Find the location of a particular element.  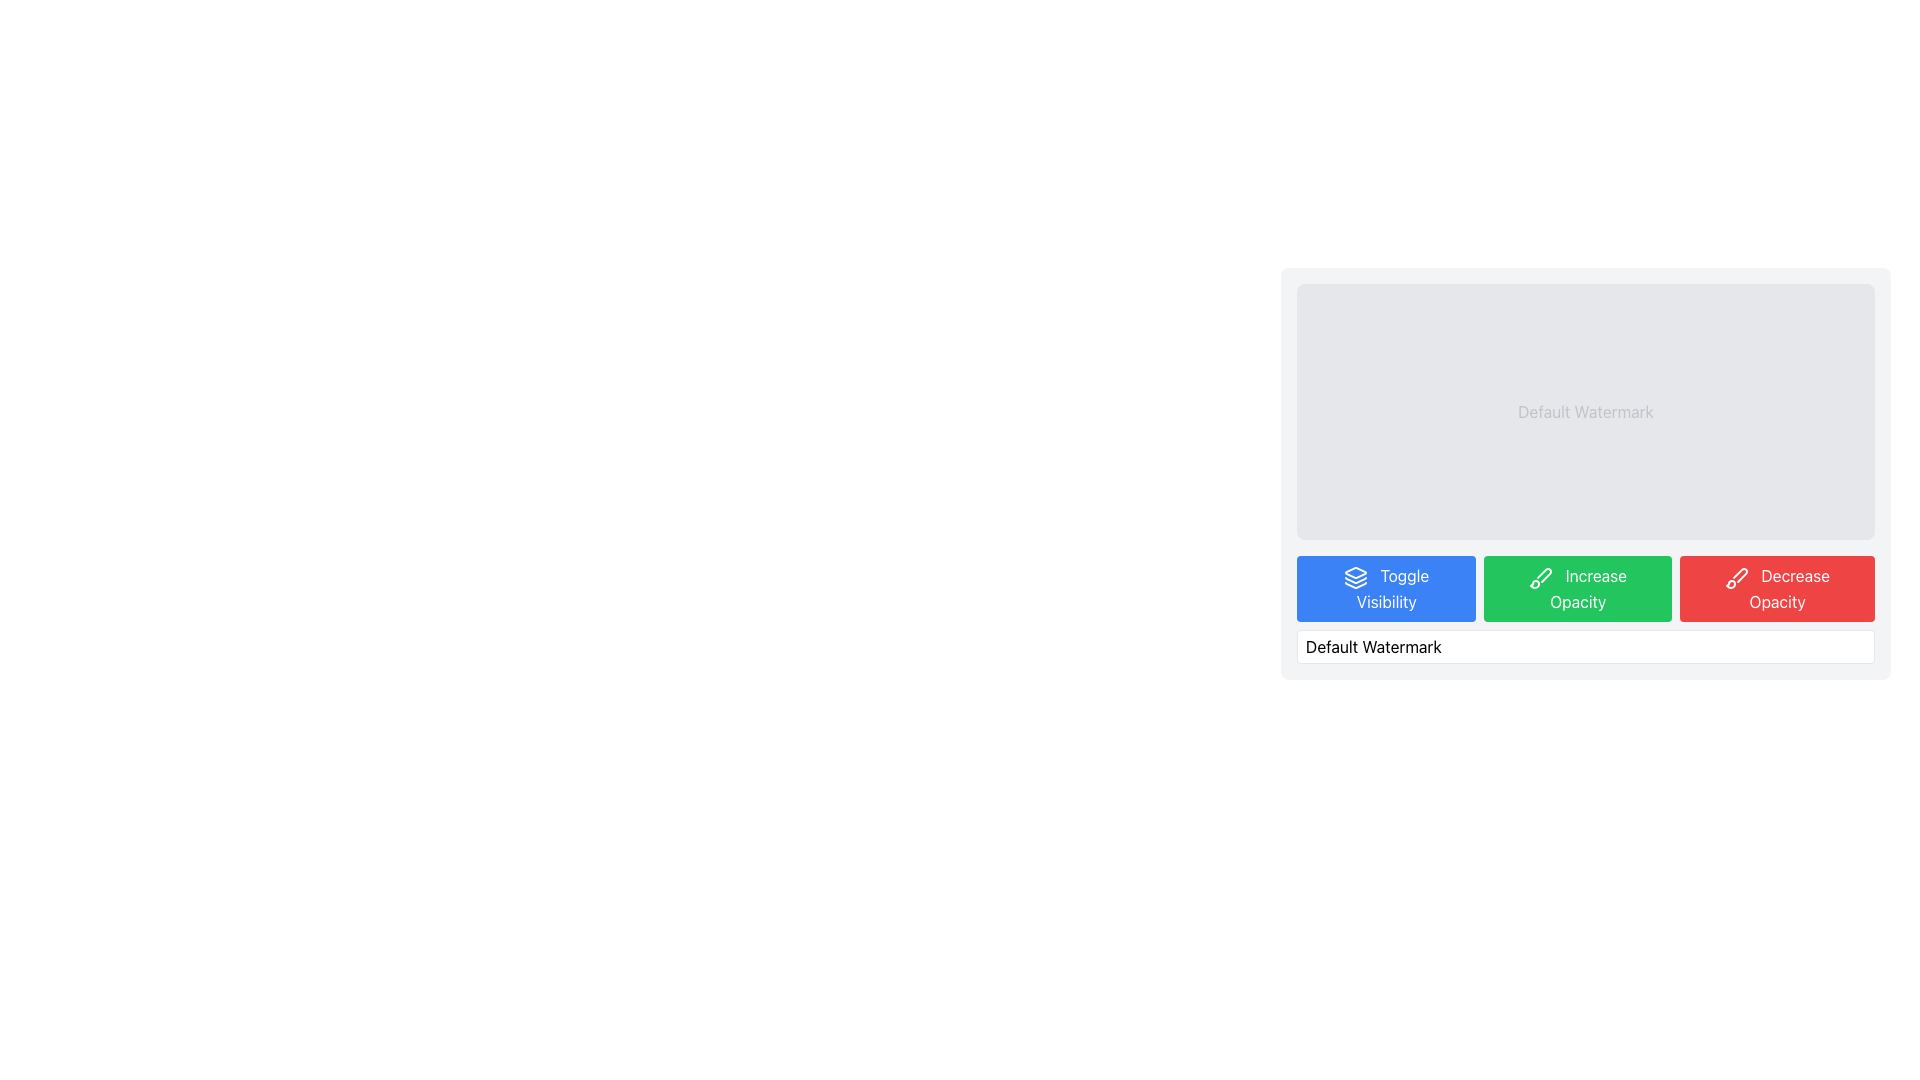

the middle layer icon element that is part of a layered icon structure located at the bottom-left region of the application interface is located at coordinates (1356, 580).